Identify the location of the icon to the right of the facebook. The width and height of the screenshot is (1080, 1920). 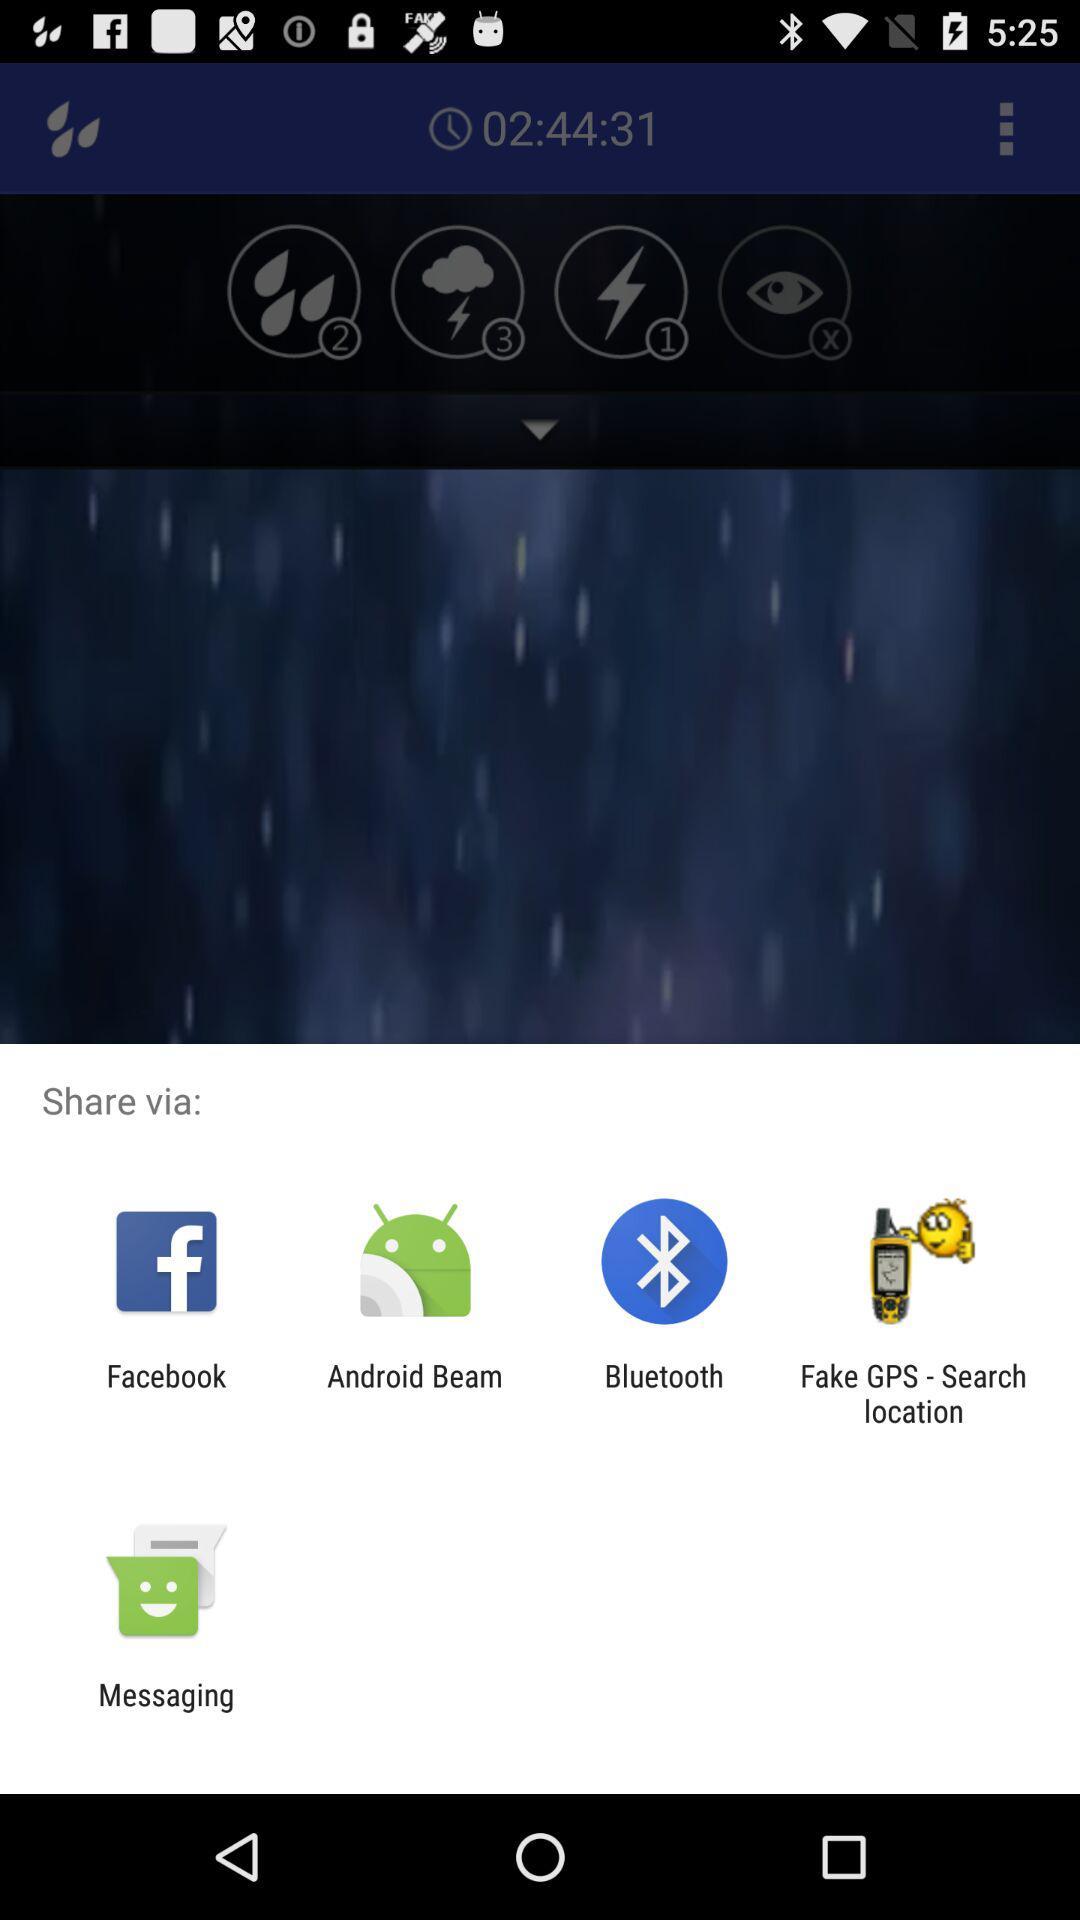
(414, 1392).